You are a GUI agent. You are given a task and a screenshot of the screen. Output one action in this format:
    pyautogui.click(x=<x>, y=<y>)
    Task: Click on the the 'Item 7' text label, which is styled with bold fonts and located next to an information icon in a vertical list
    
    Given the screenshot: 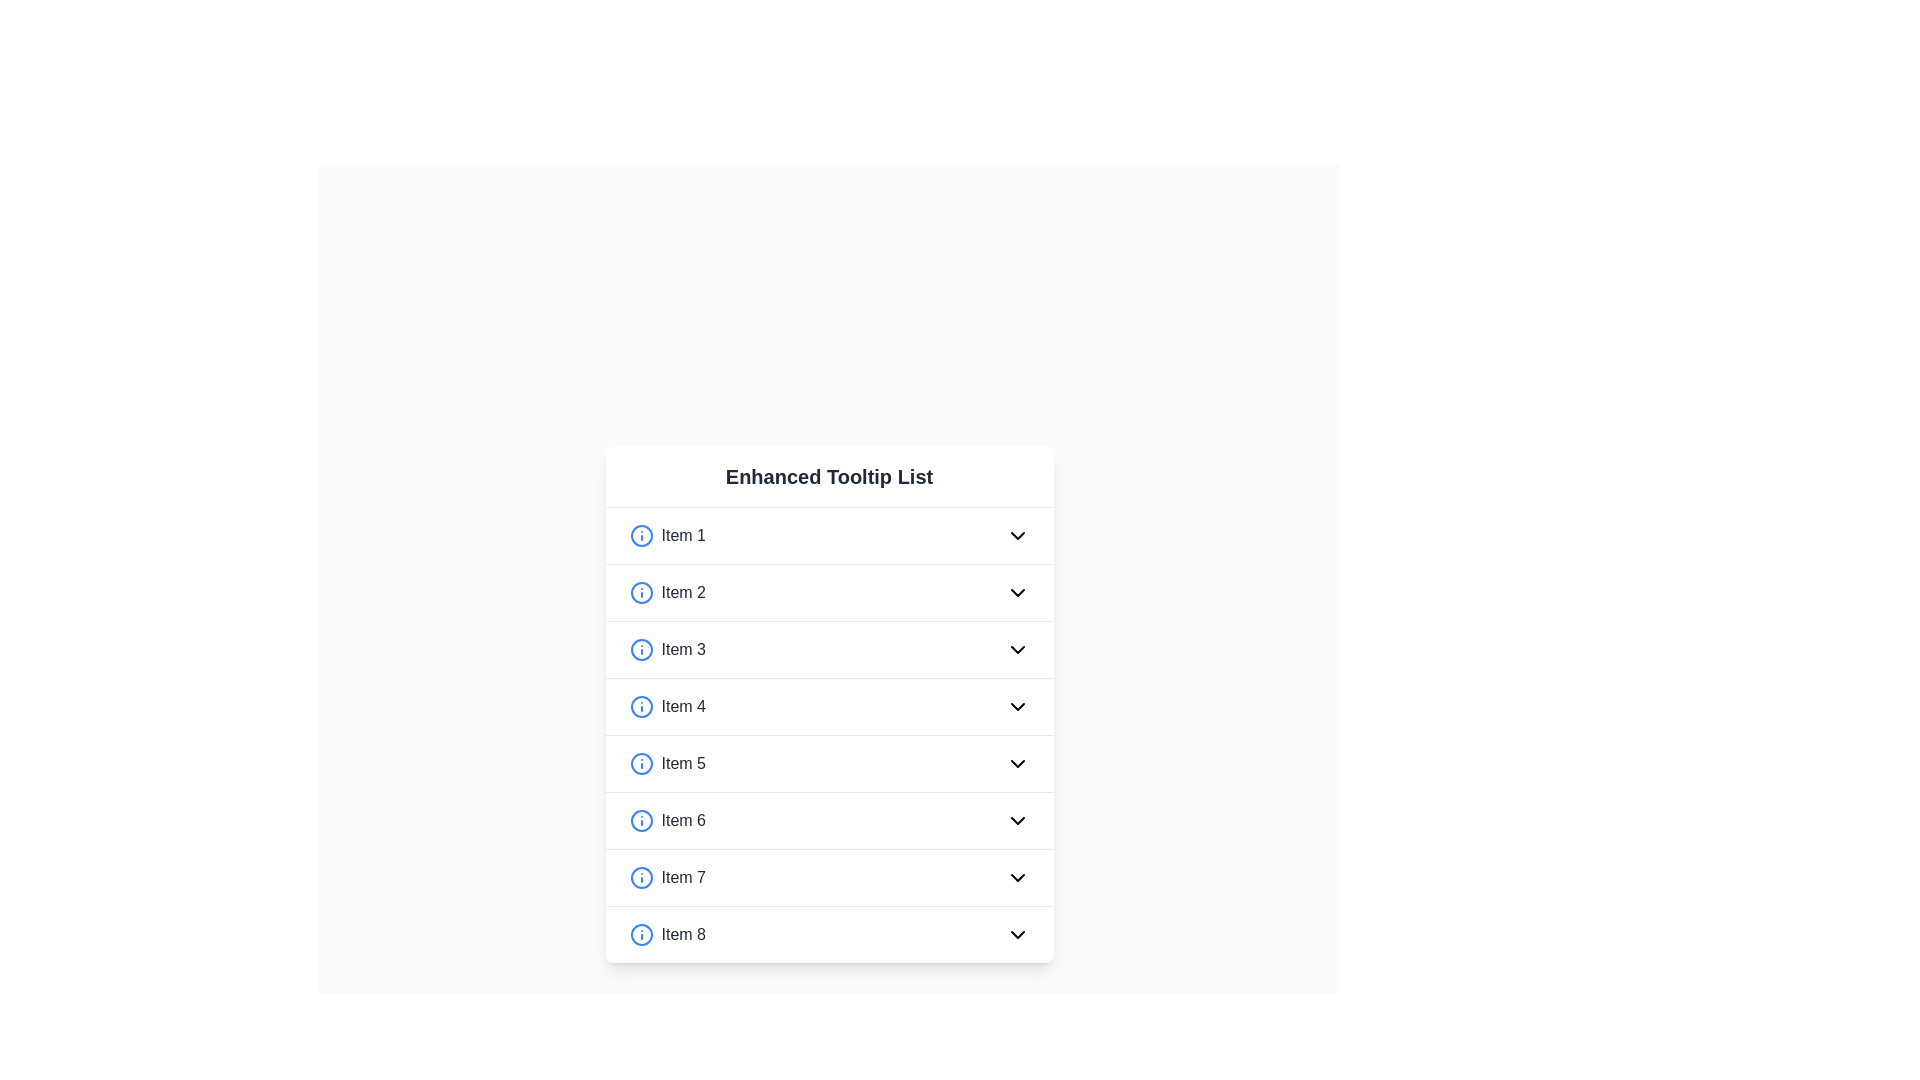 What is the action you would take?
    pyautogui.click(x=667, y=877)
    